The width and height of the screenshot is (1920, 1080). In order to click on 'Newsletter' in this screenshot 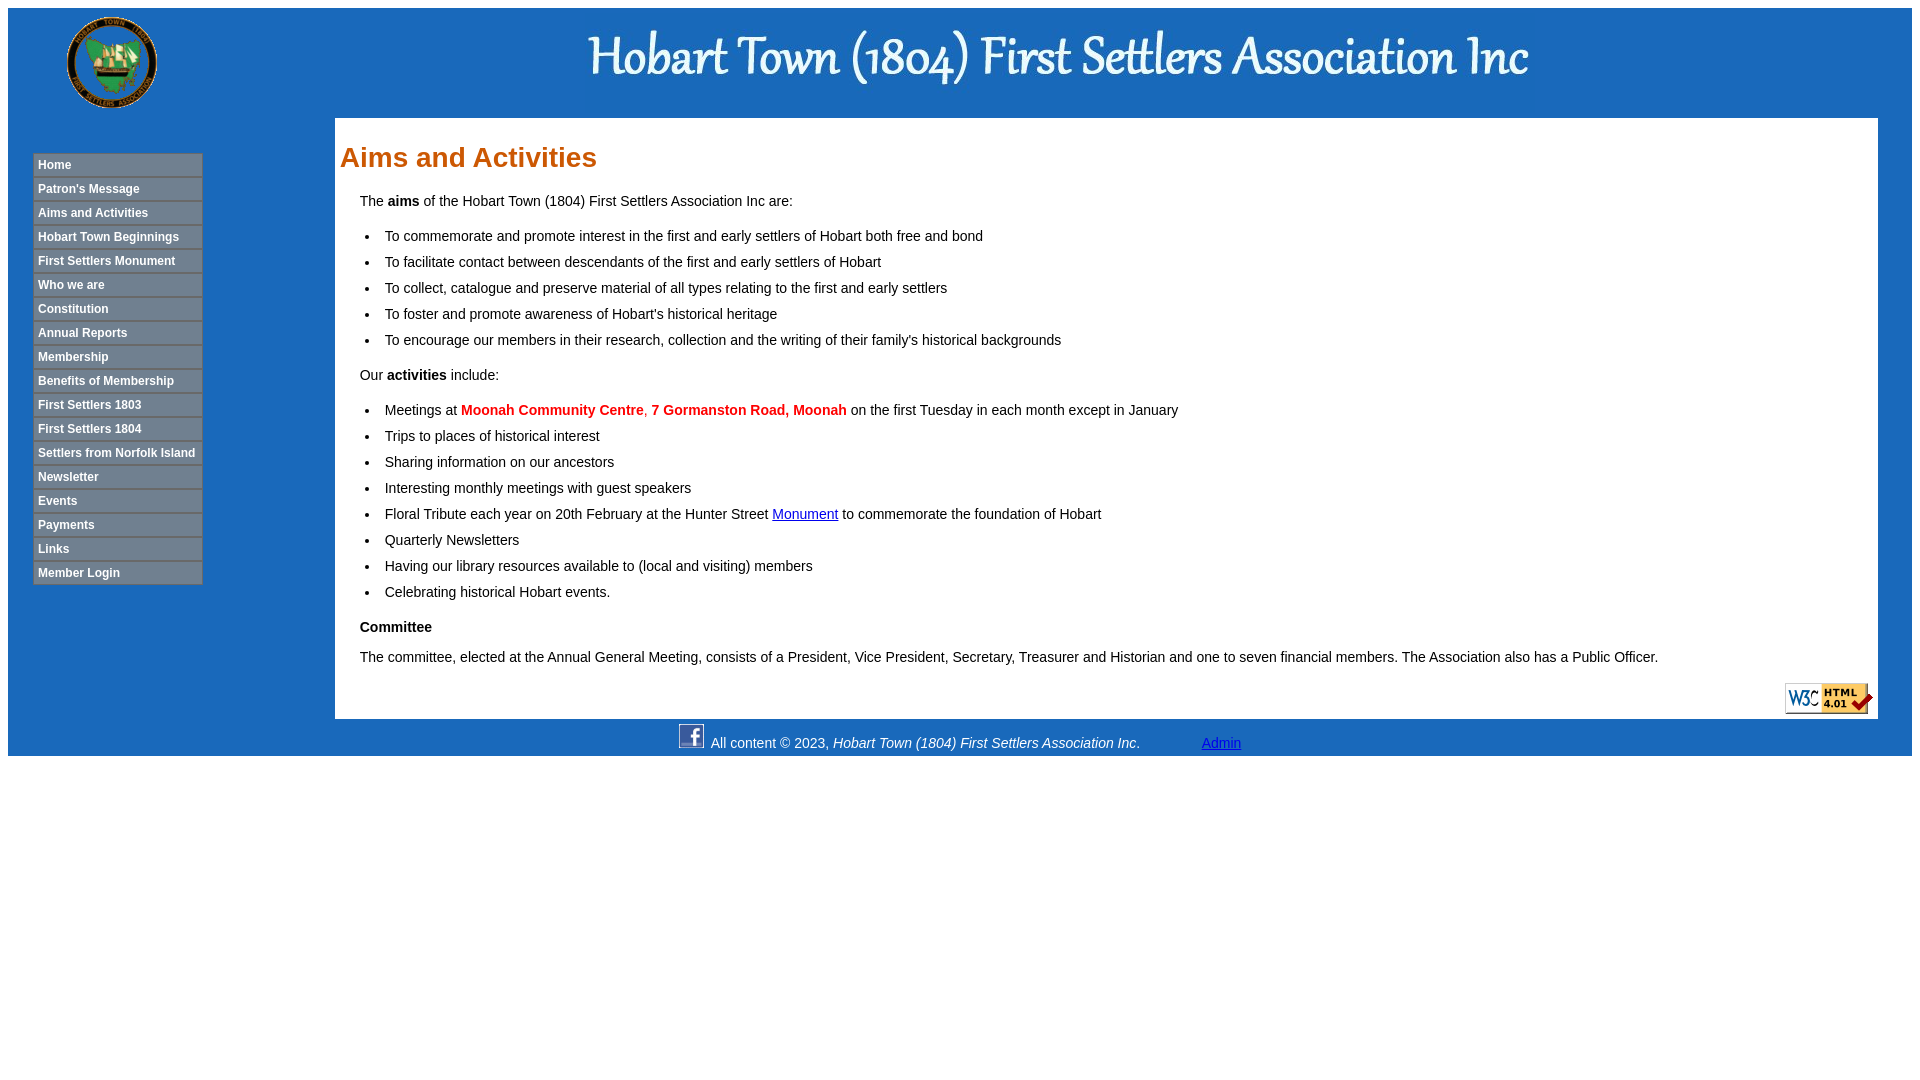, I will do `click(117, 477)`.